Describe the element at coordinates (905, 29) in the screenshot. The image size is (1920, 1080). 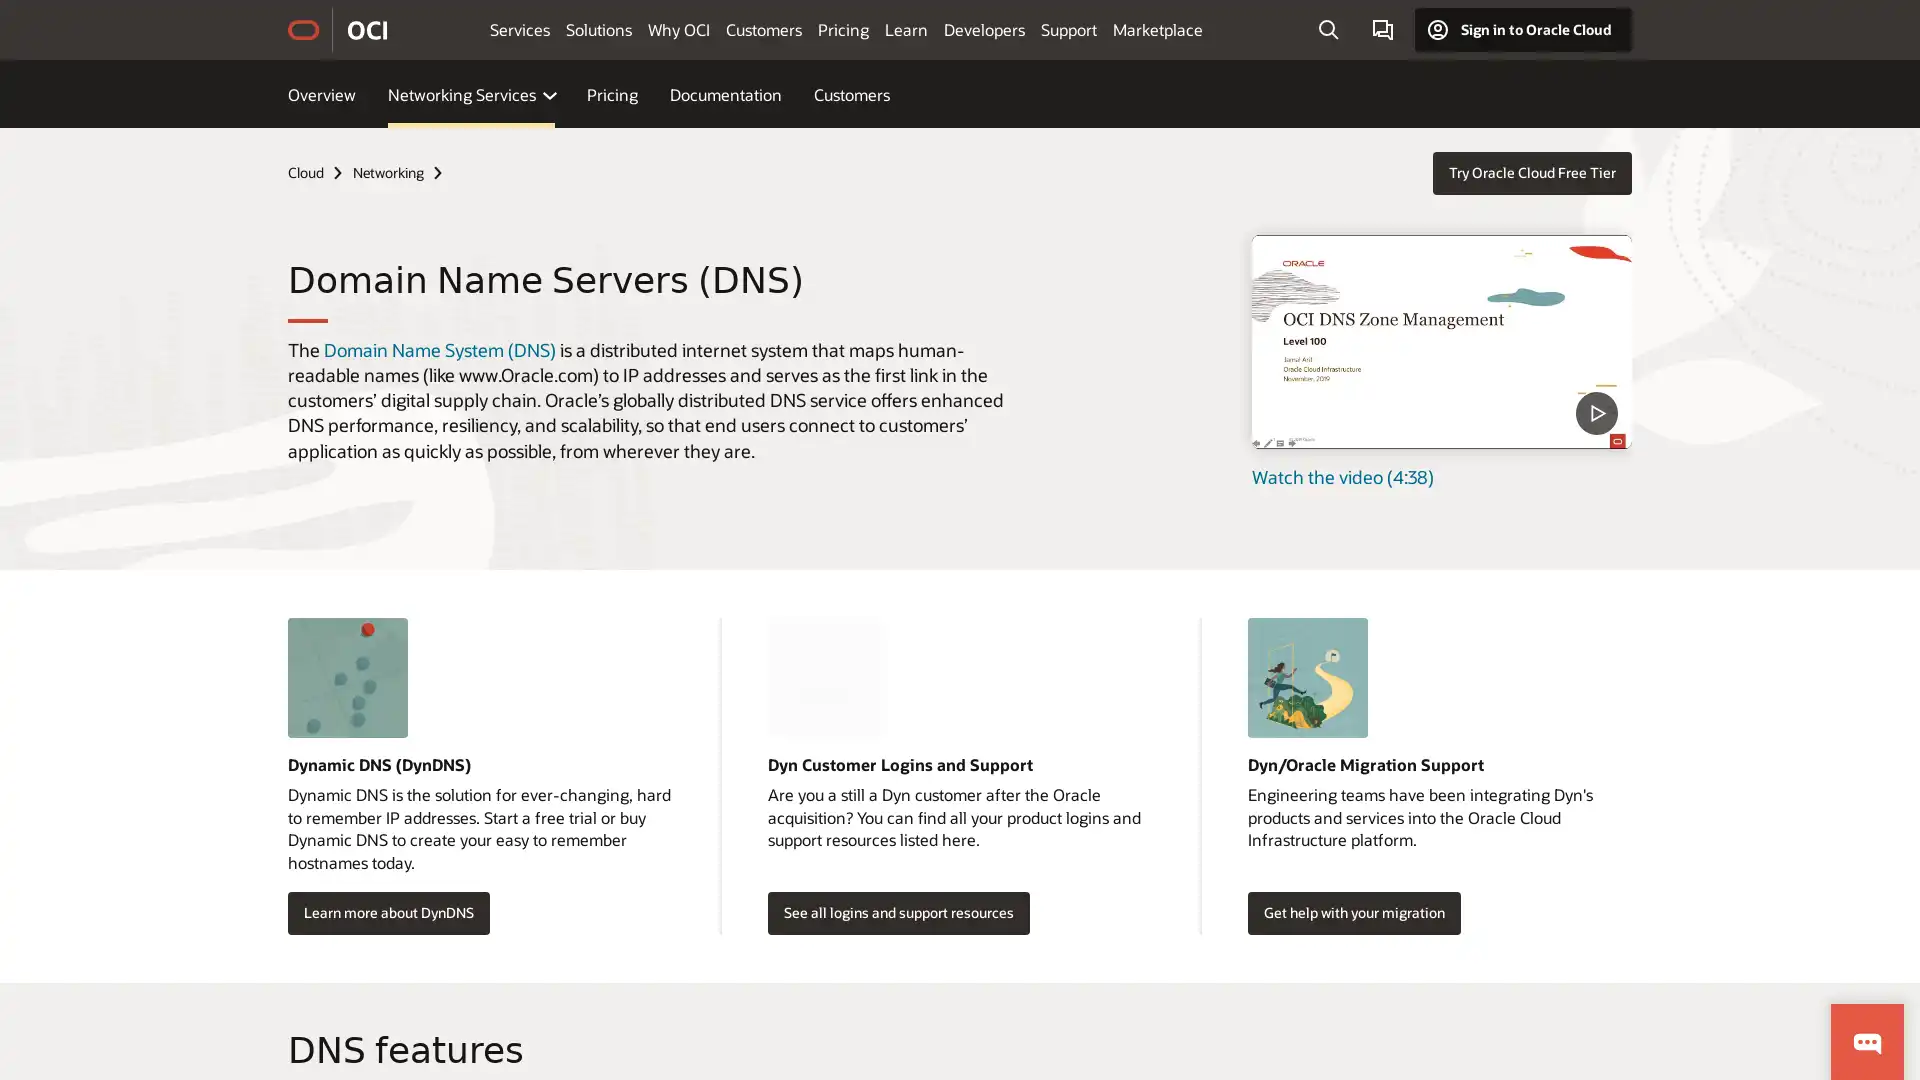
I see `Learn` at that location.